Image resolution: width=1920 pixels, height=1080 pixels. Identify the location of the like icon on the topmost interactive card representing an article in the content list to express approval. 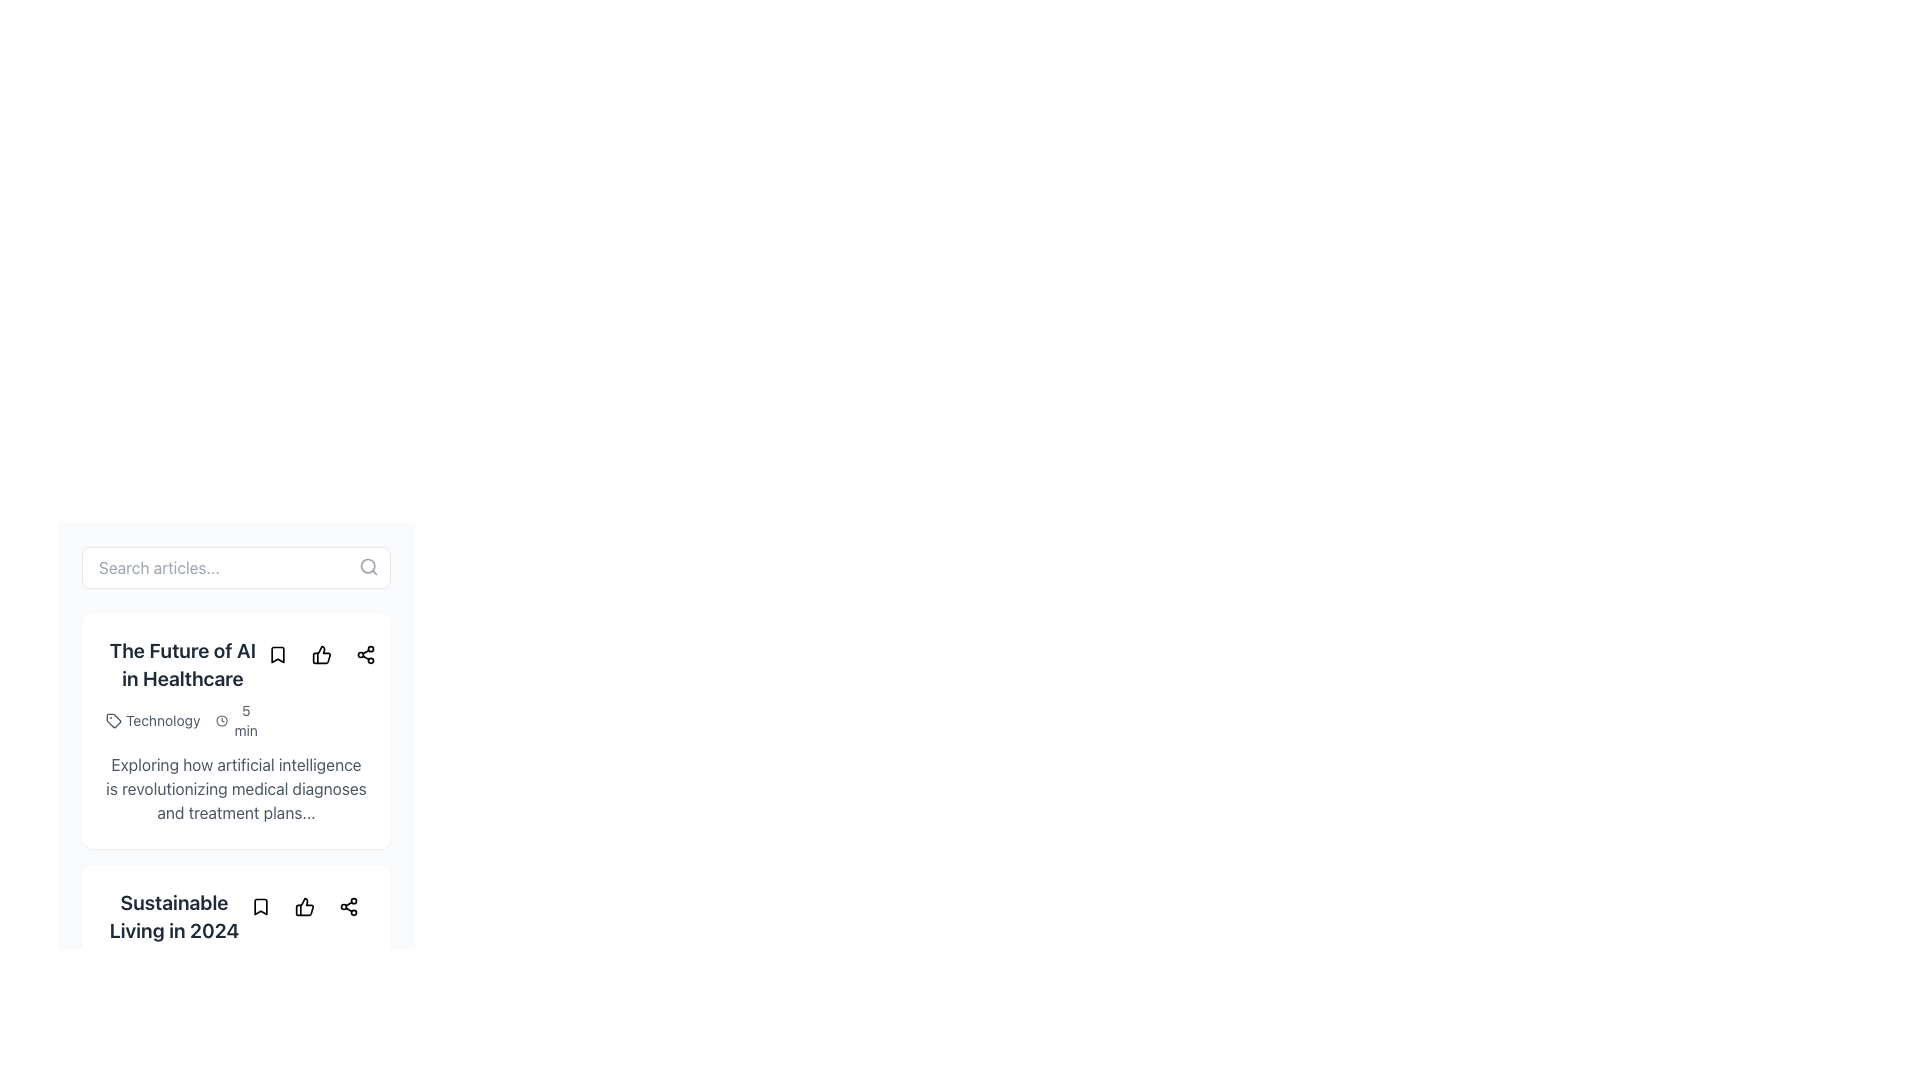
(236, 724).